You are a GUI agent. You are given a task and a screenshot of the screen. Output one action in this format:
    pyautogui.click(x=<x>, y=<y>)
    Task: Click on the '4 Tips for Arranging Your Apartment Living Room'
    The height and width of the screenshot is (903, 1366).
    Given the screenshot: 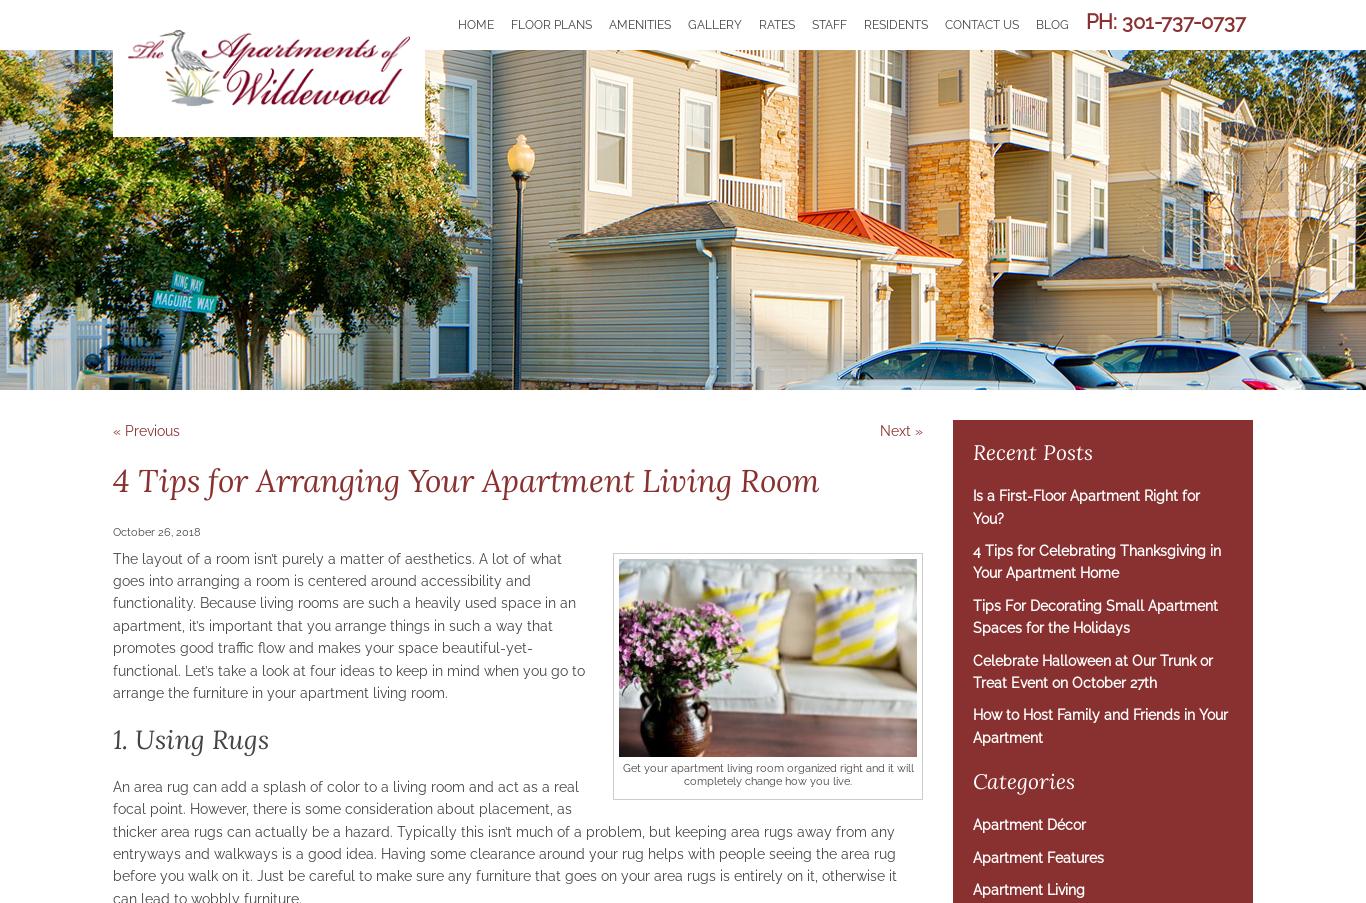 What is the action you would take?
    pyautogui.click(x=466, y=480)
    